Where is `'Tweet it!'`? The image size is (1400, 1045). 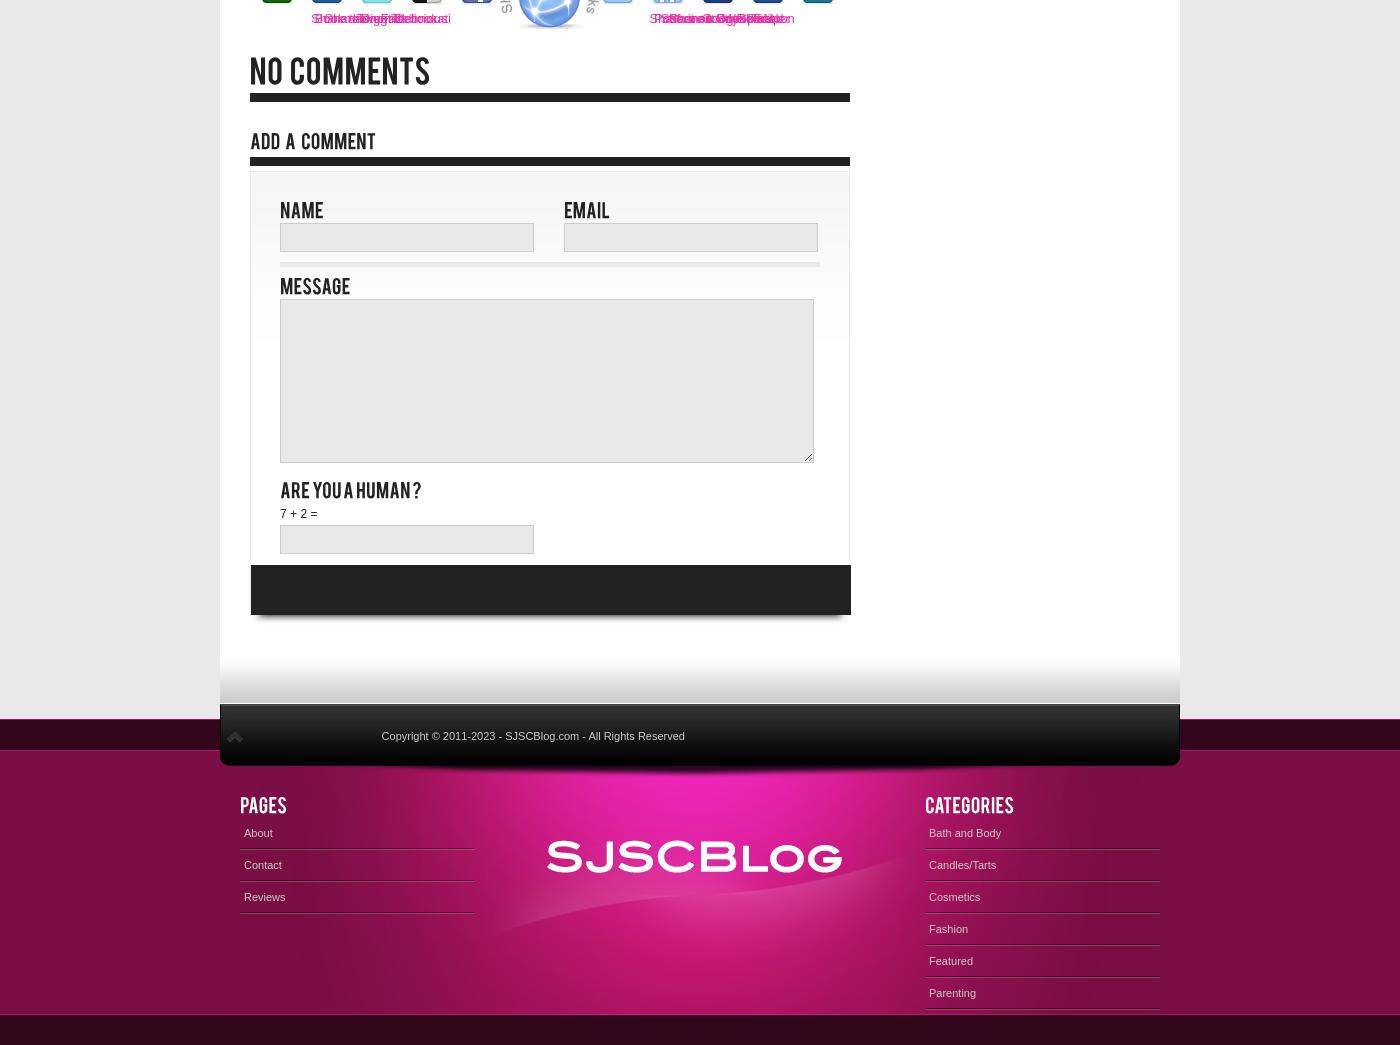 'Tweet it!' is located at coordinates (379, 17).